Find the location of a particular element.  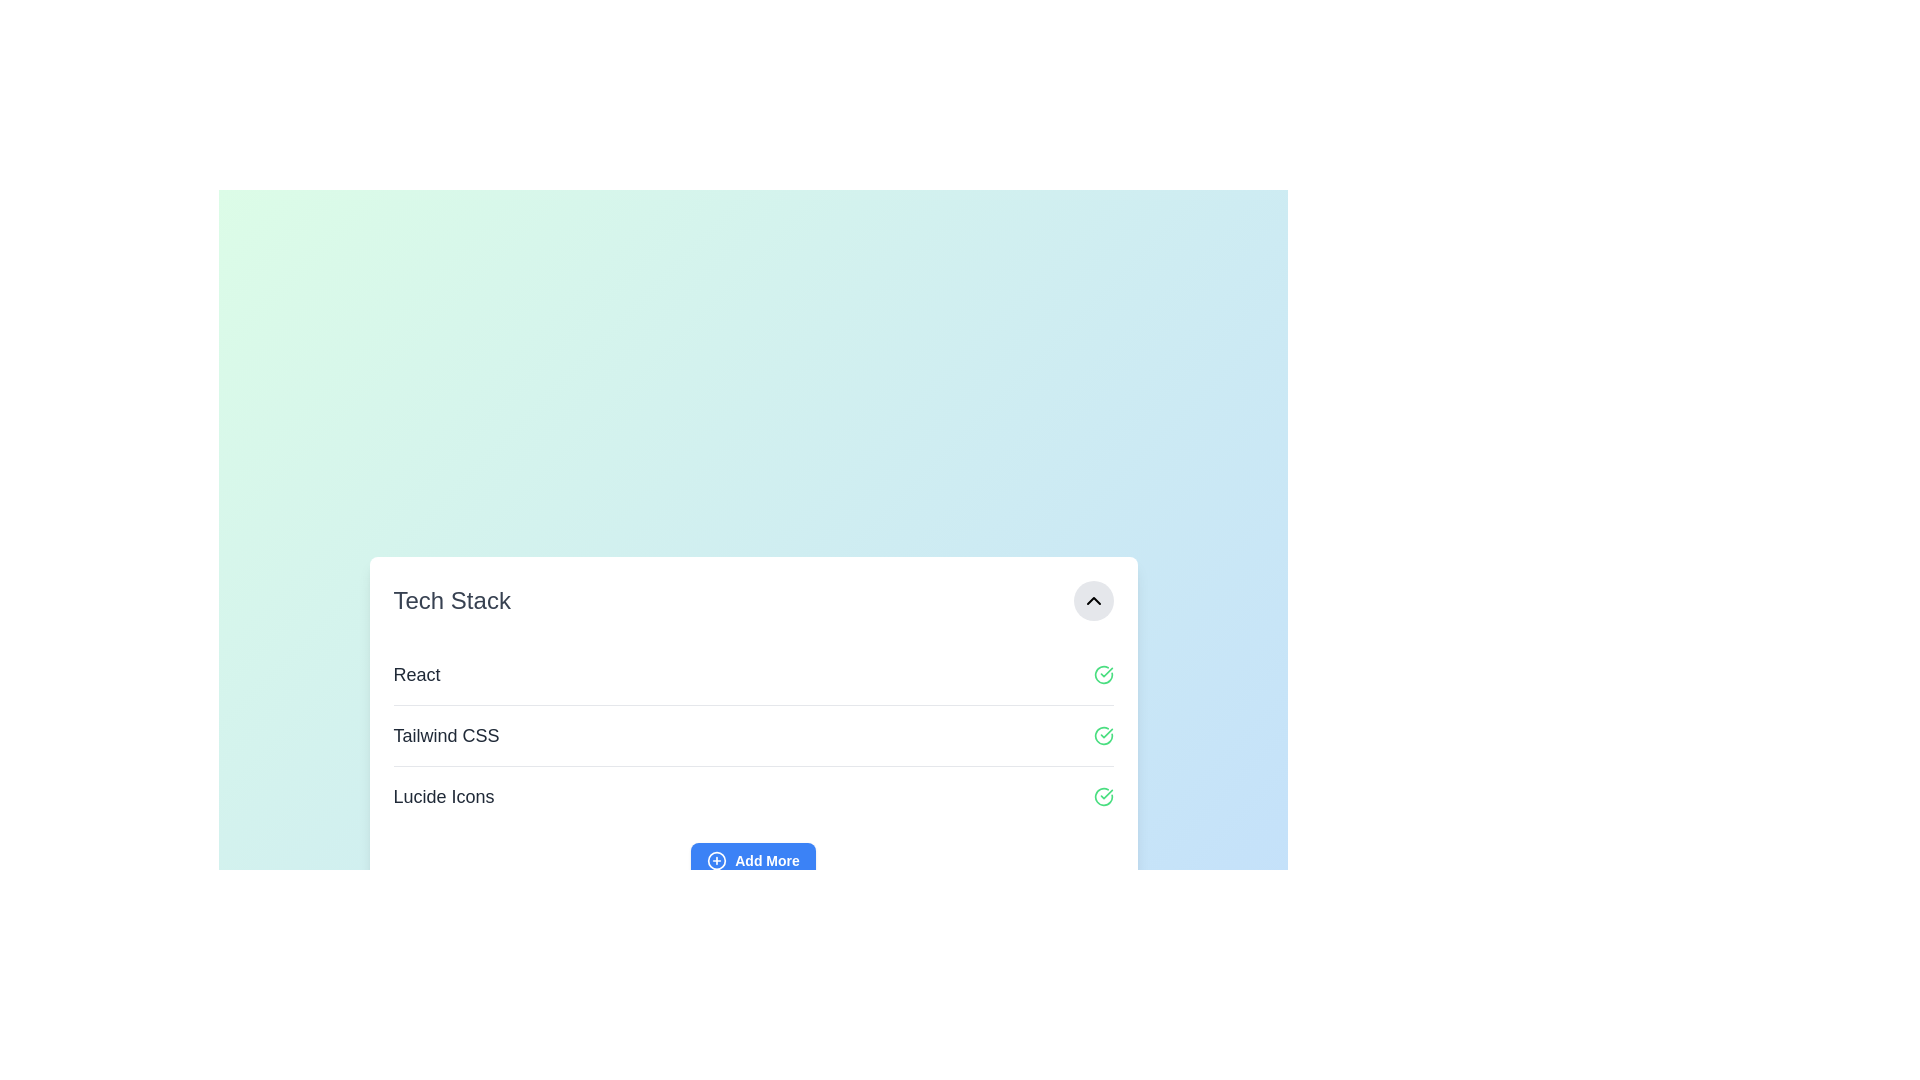

the active status icon located to the right of the 'Tailwind CSS' text in the second row of the layout is located at coordinates (1102, 736).